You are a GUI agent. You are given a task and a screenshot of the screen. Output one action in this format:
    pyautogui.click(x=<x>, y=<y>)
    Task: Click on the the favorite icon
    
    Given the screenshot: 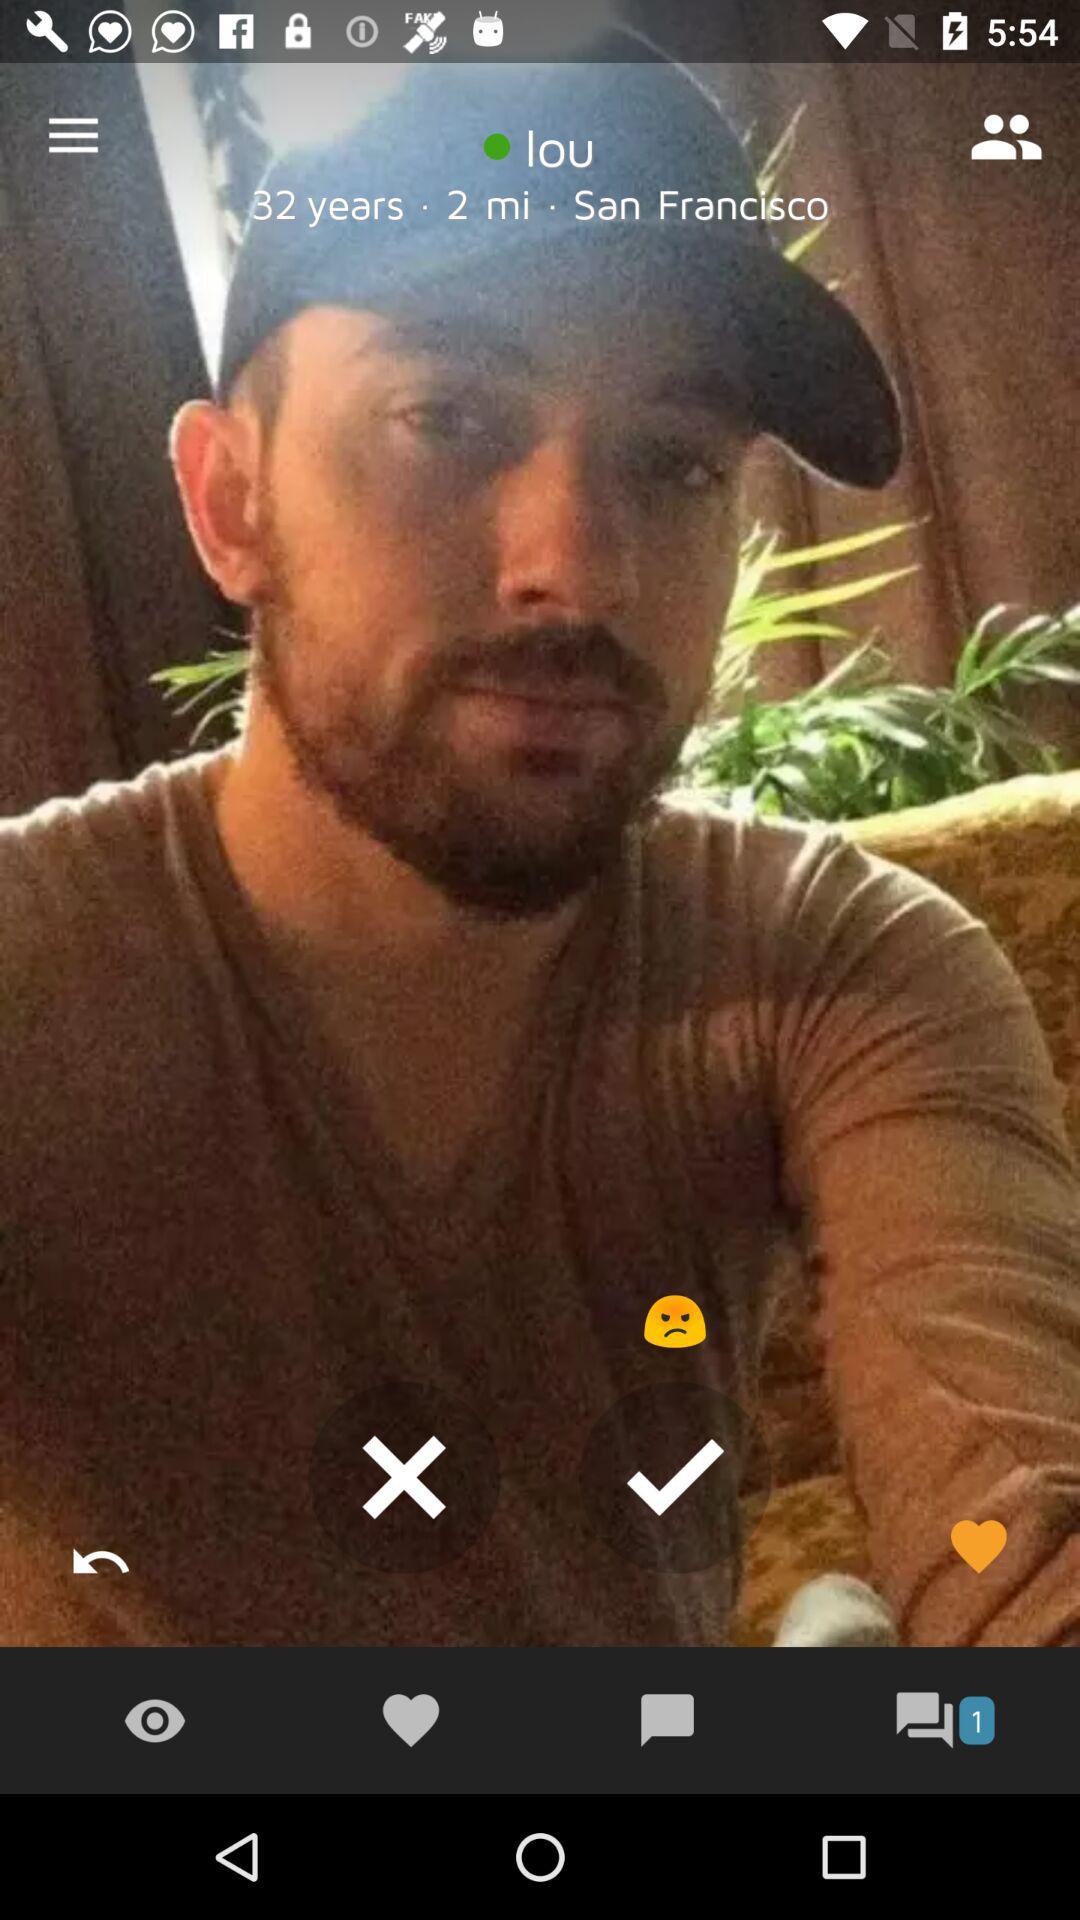 What is the action you would take?
    pyautogui.click(x=977, y=1545)
    